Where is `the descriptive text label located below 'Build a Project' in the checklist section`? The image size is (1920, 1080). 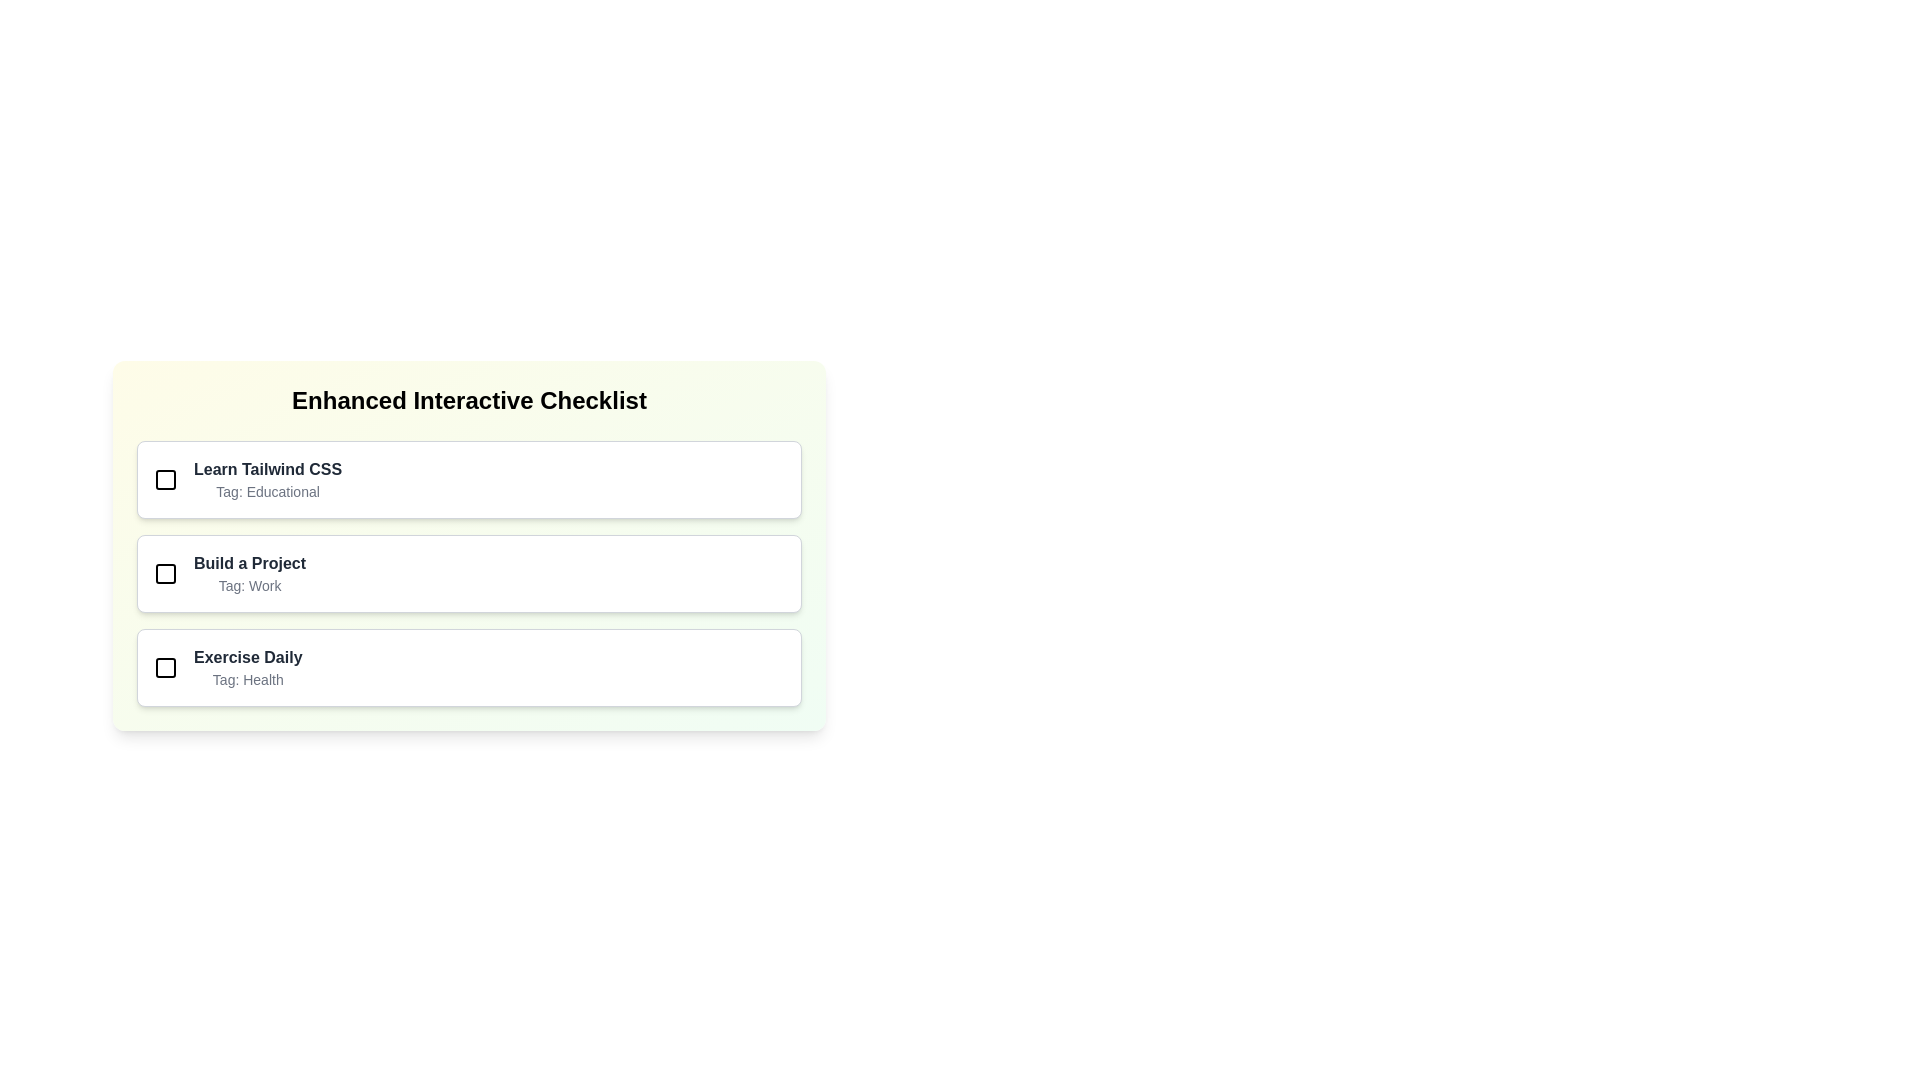 the descriptive text label located below 'Build a Project' in the checklist section is located at coordinates (248, 585).